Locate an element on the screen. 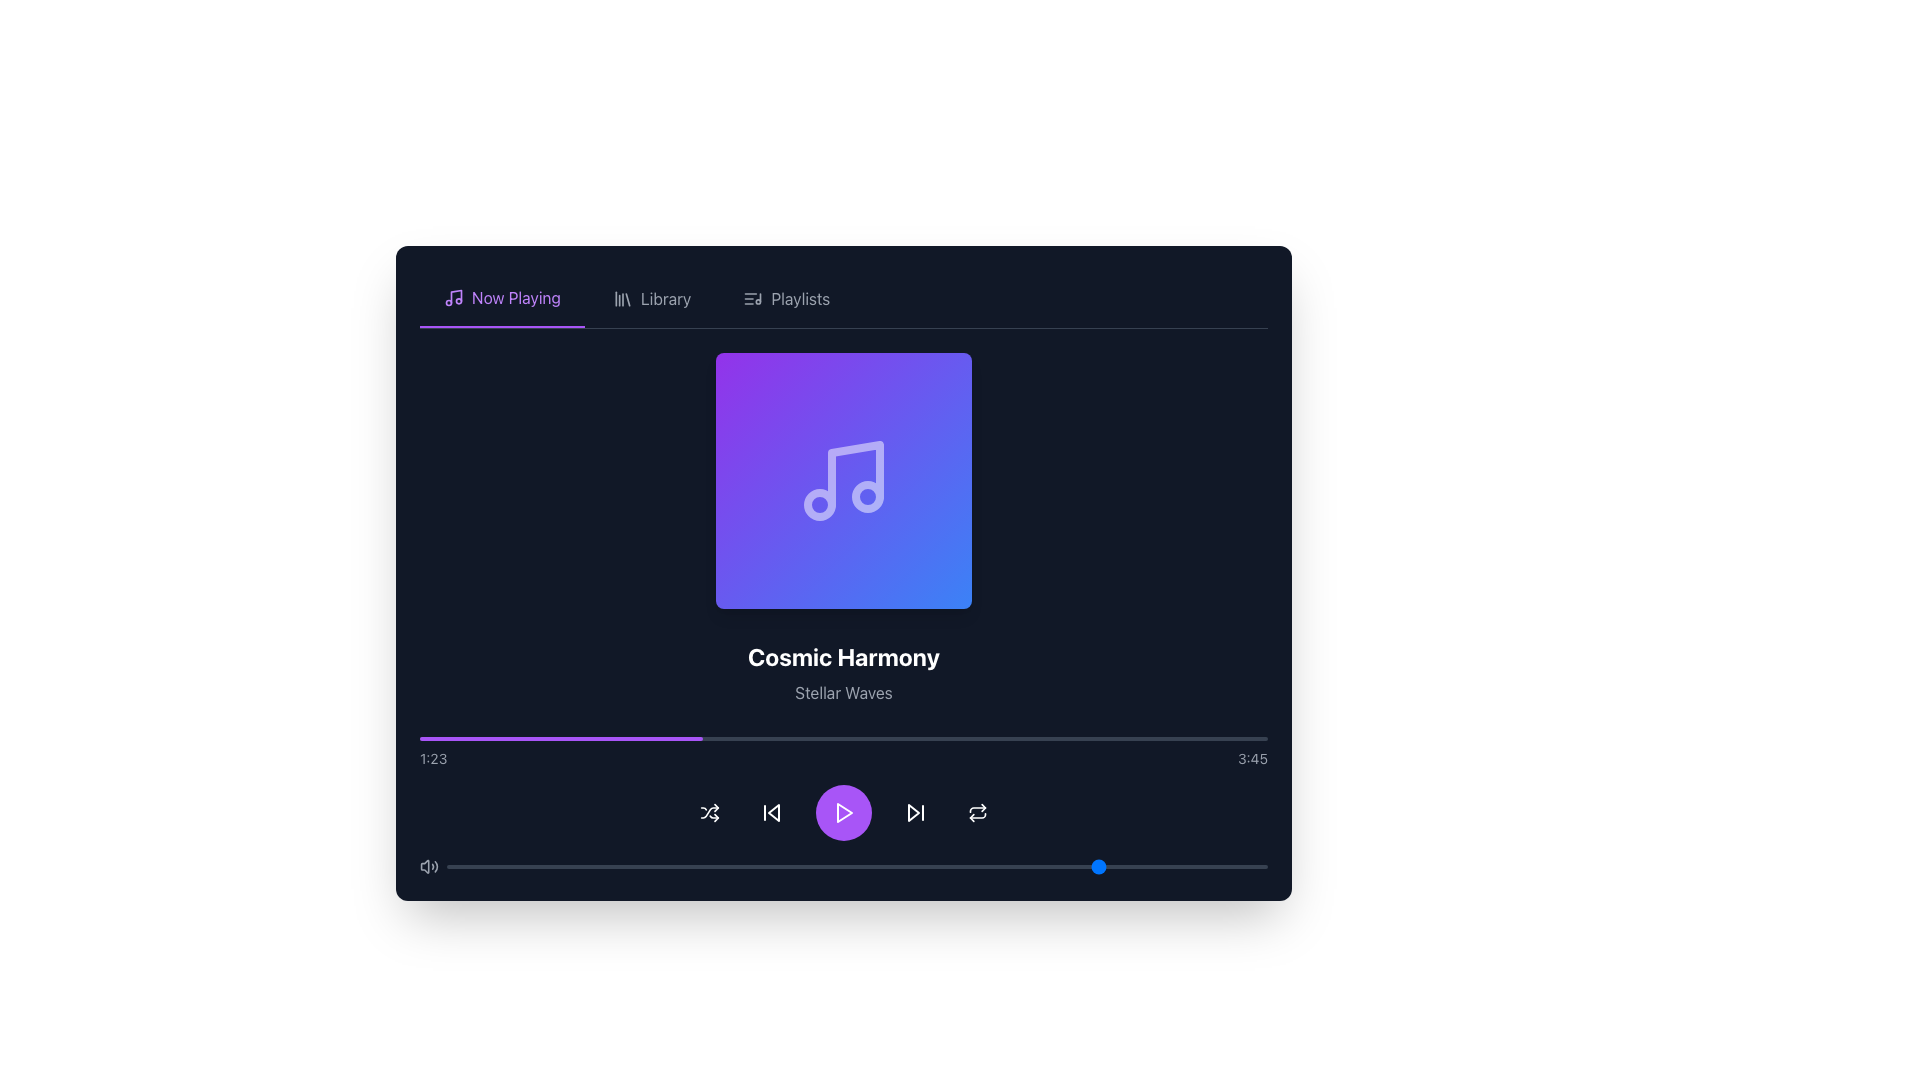 The image size is (1920, 1080). the fourth interactive button from the left in the media controls section at the bottom of the interface is located at coordinates (771, 813).